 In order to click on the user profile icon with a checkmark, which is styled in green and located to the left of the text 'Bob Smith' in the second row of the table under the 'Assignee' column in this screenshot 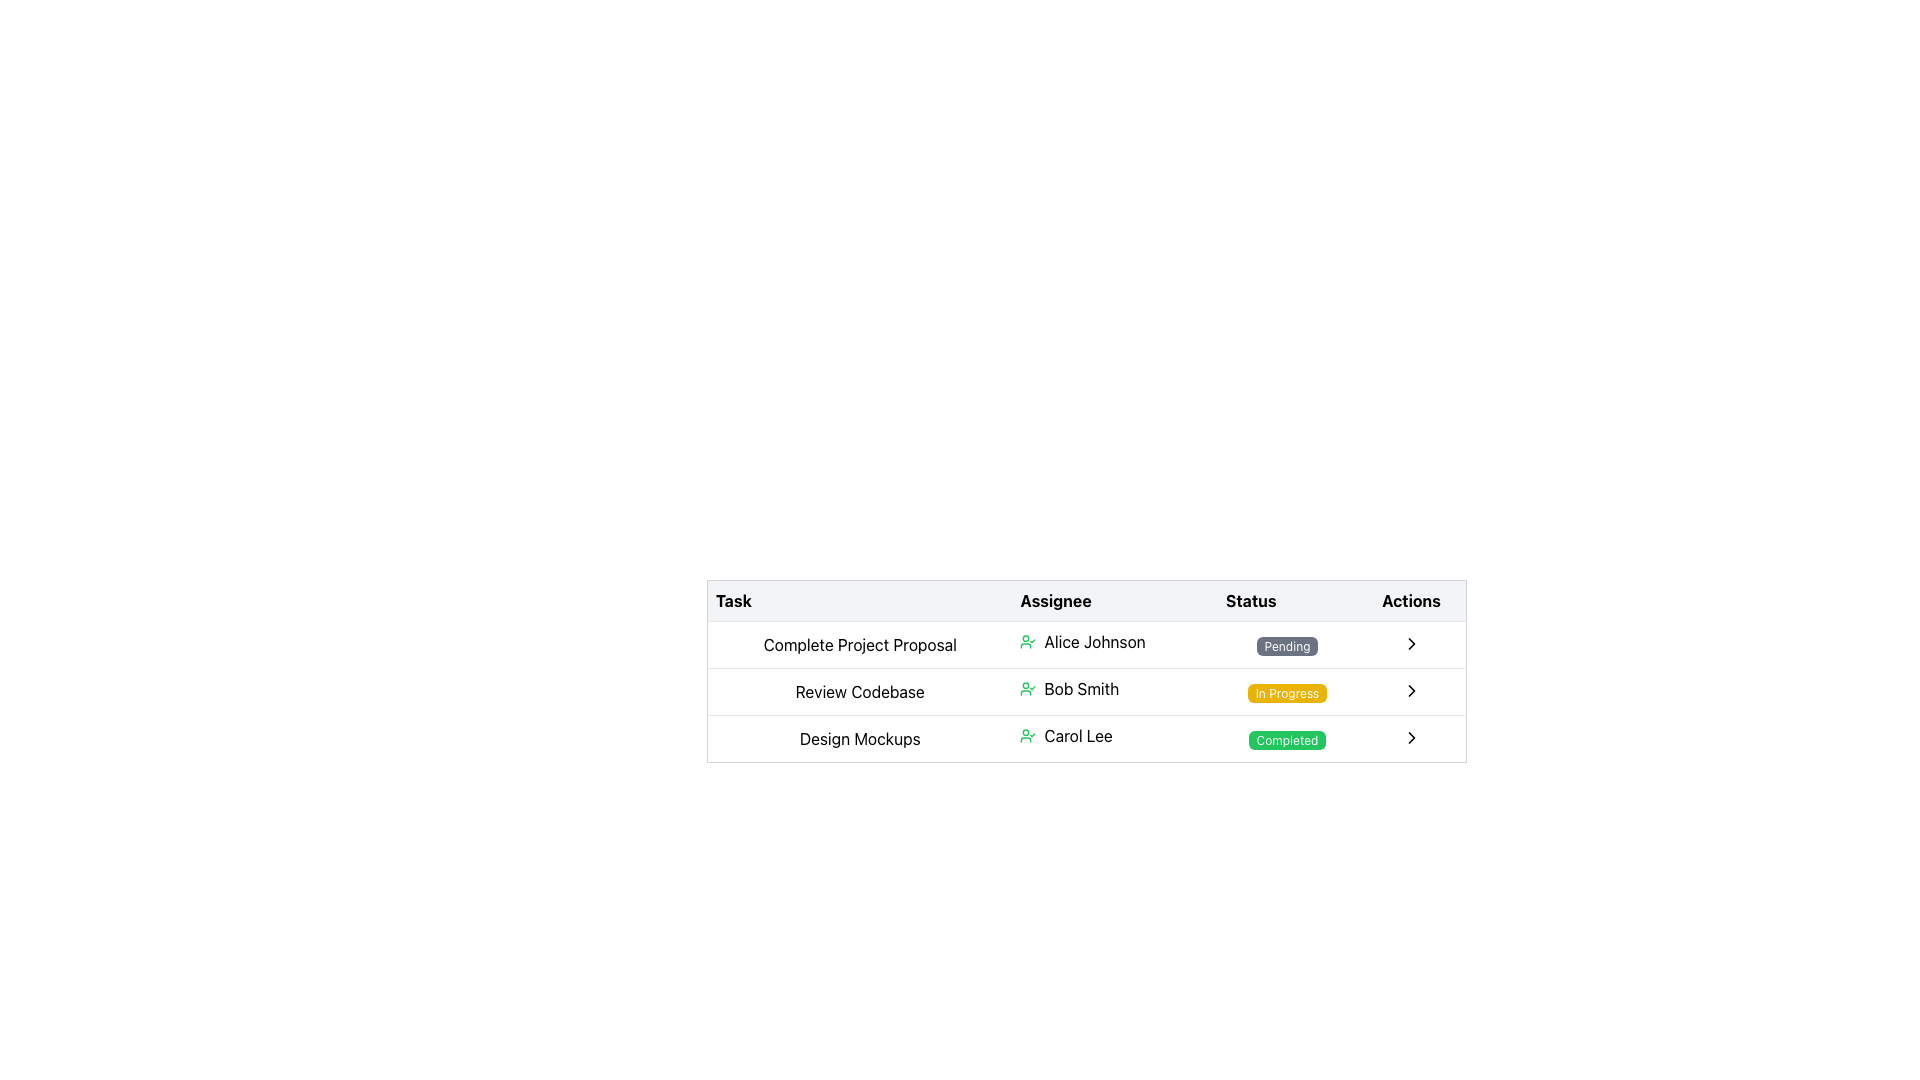, I will do `click(1028, 688)`.